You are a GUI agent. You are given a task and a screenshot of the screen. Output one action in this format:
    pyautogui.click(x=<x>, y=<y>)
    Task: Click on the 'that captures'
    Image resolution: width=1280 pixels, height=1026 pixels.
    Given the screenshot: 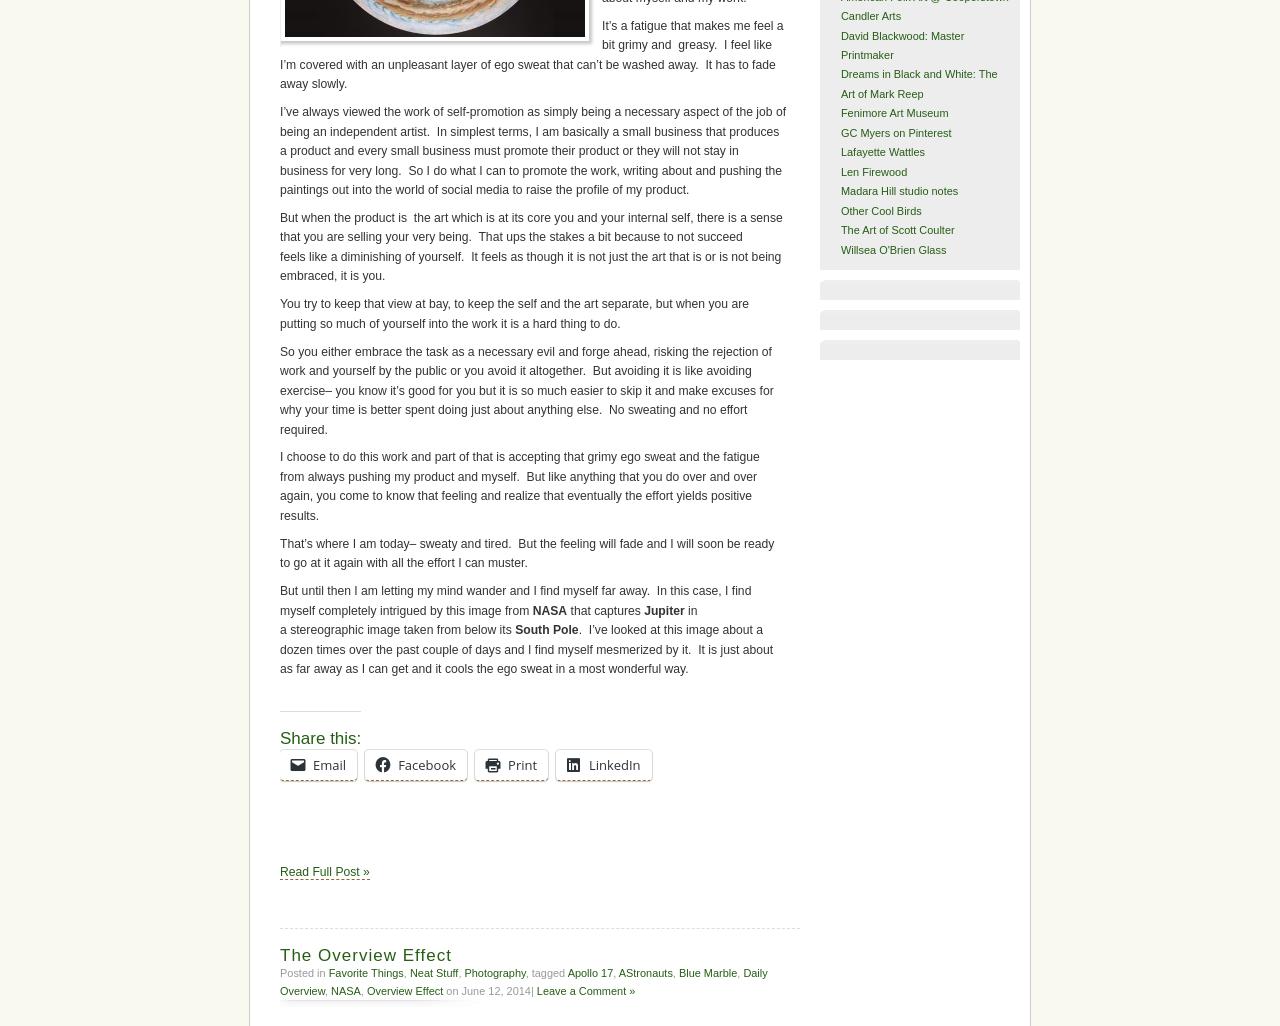 What is the action you would take?
    pyautogui.click(x=604, y=608)
    